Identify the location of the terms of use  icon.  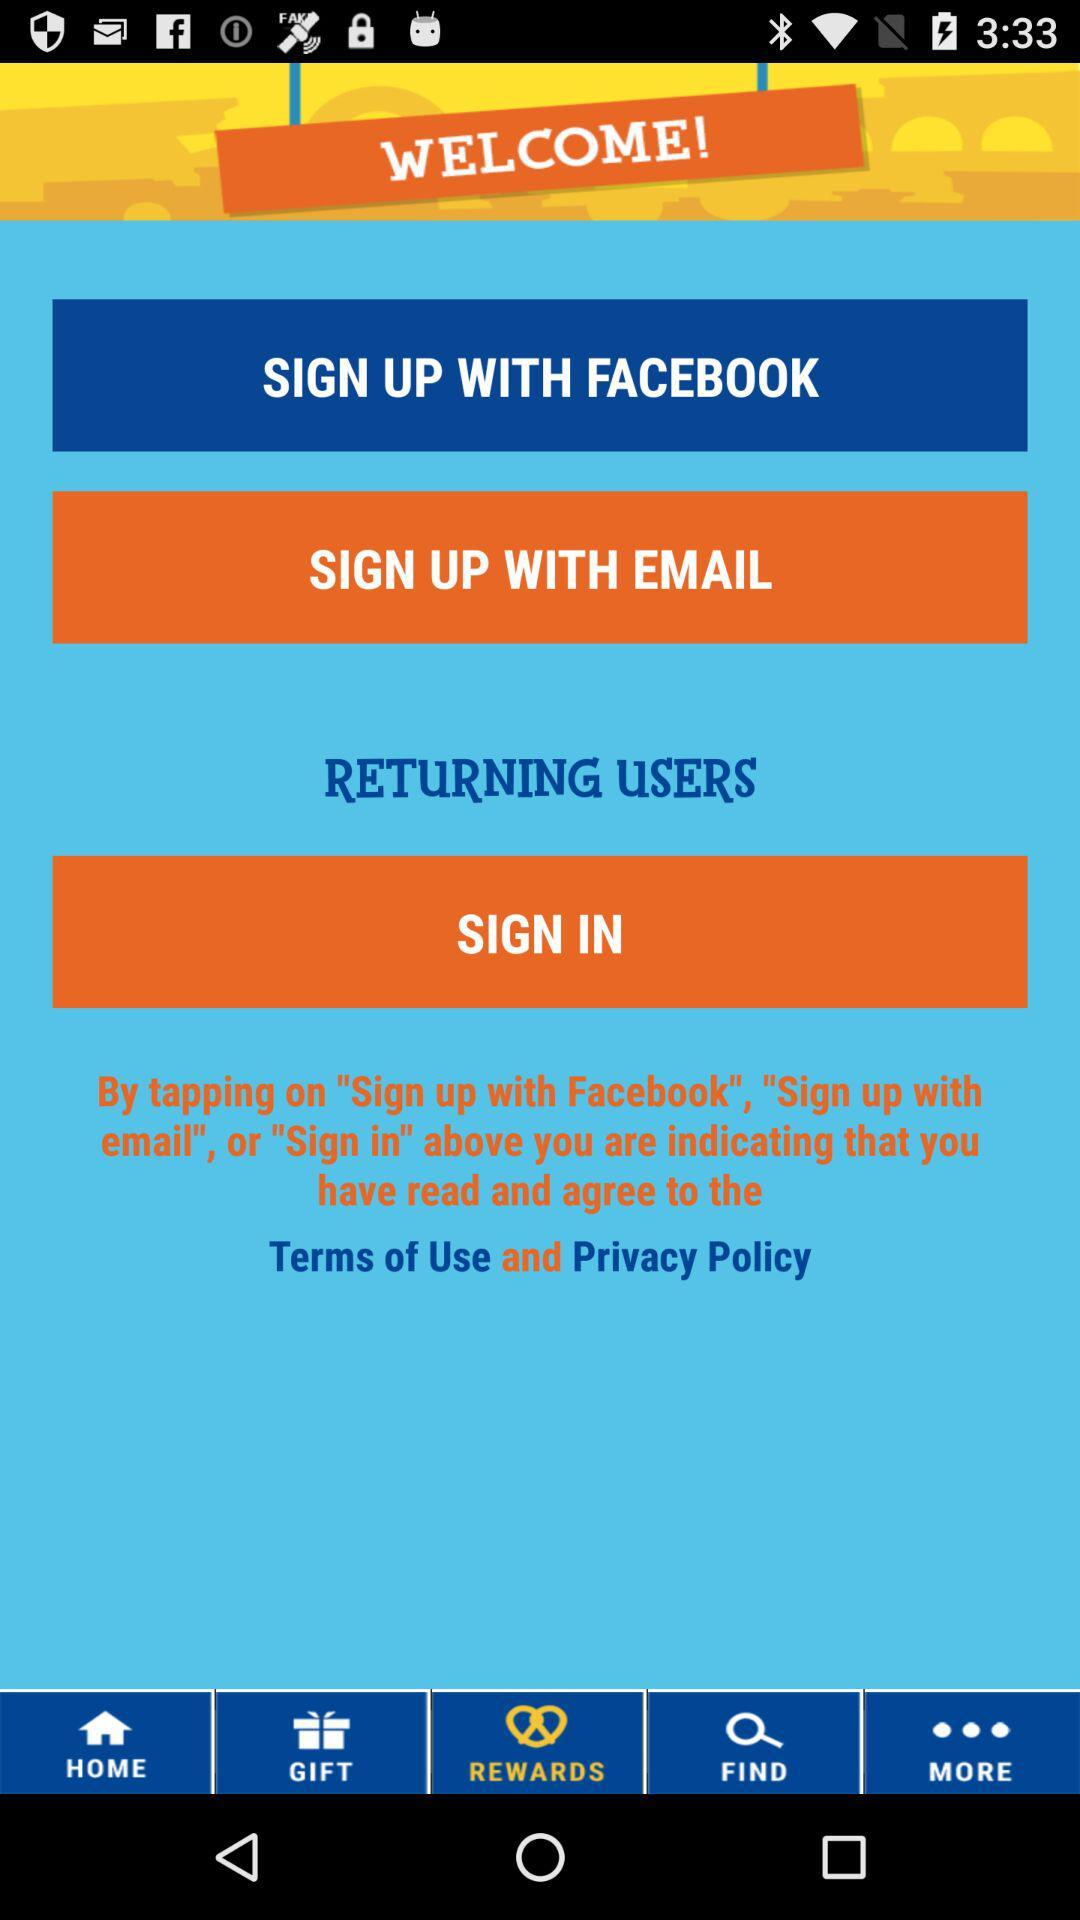
(384, 1261).